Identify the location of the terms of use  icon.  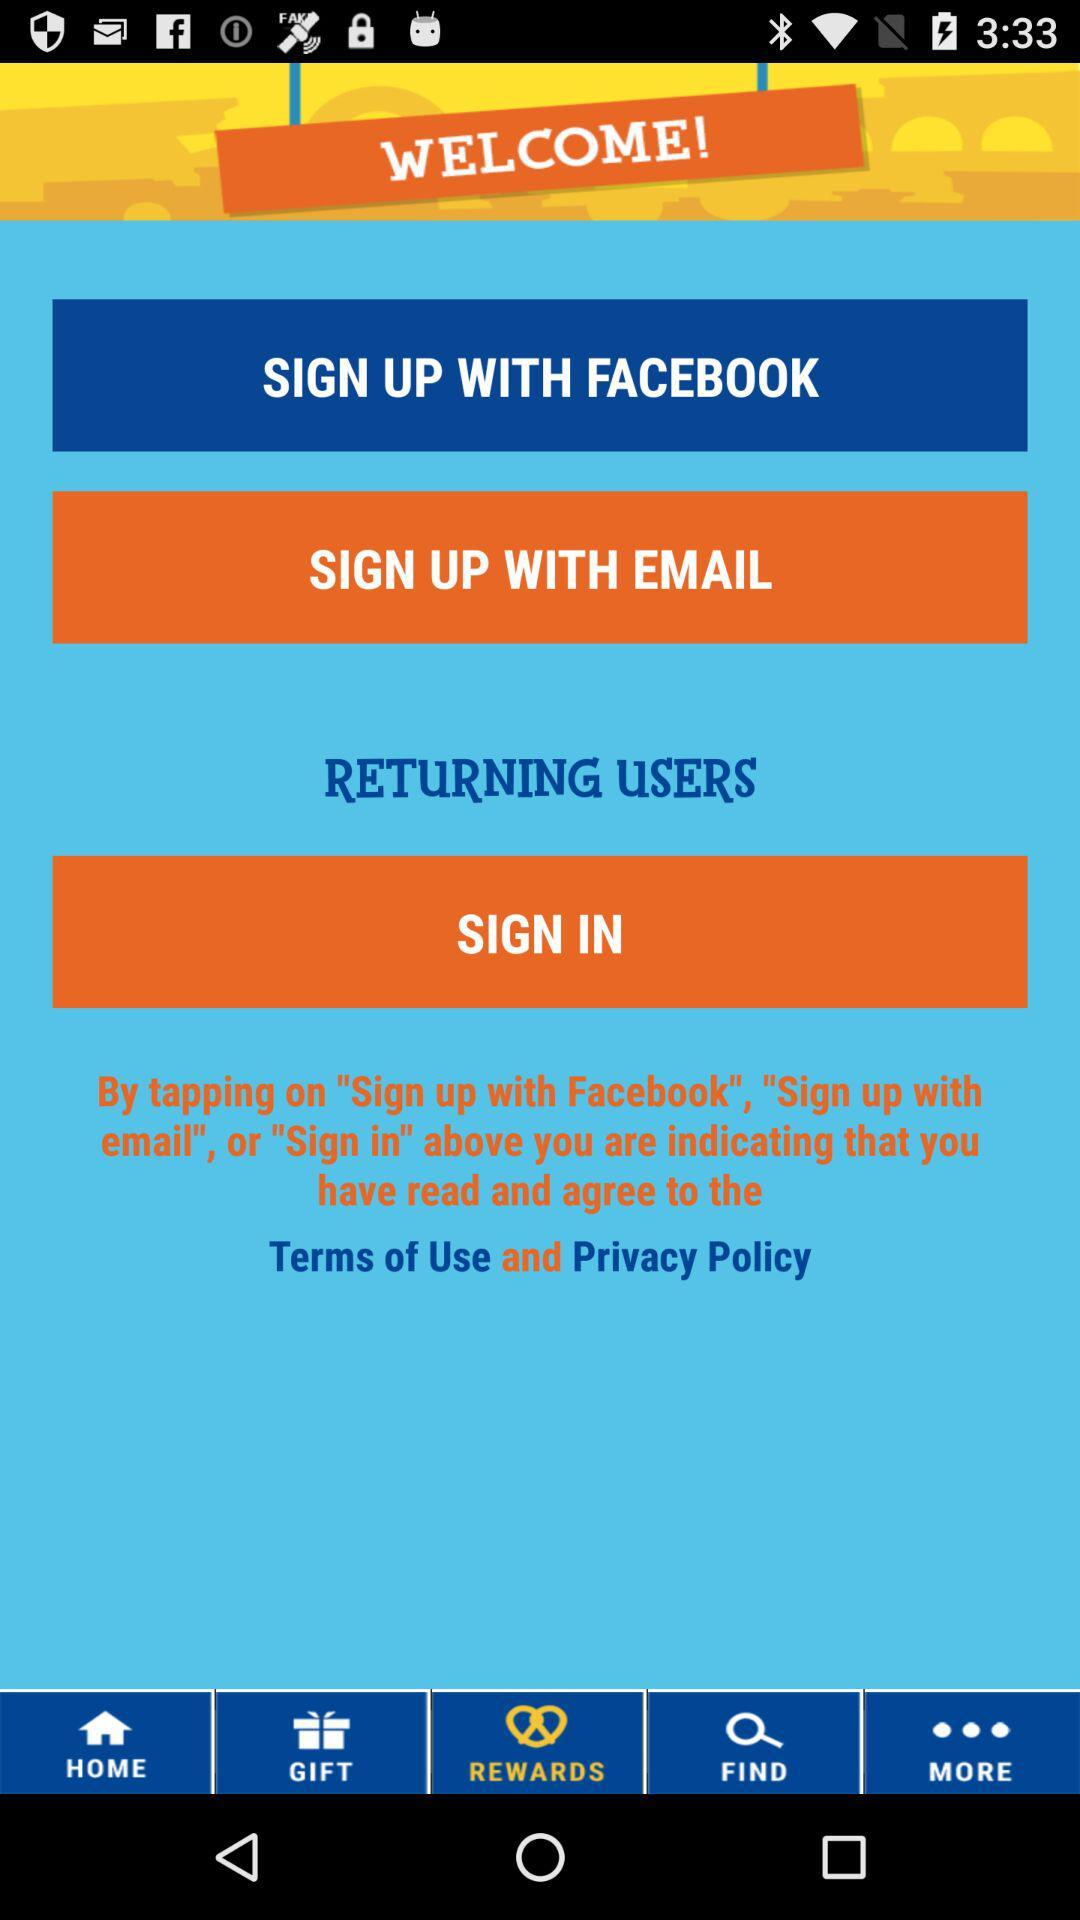
(384, 1261).